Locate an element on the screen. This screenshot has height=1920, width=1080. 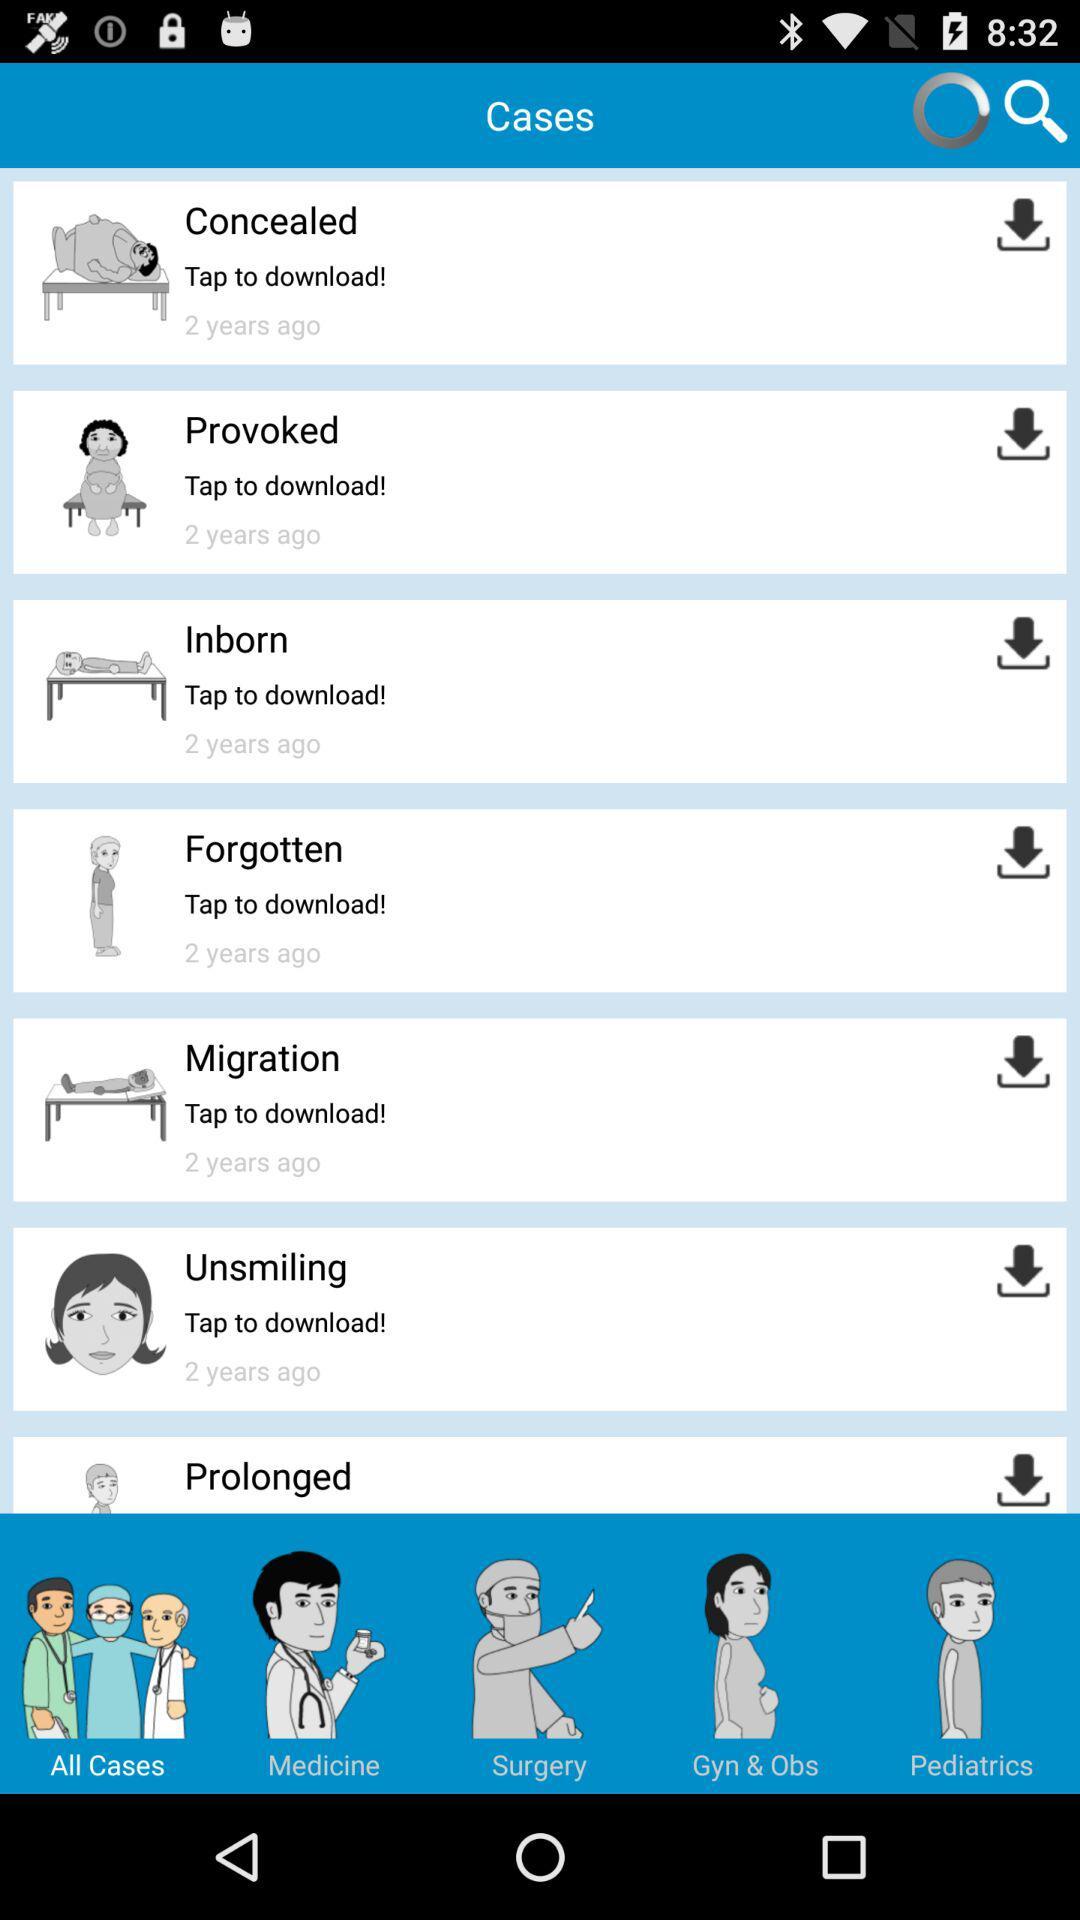
migration icon is located at coordinates (261, 1055).